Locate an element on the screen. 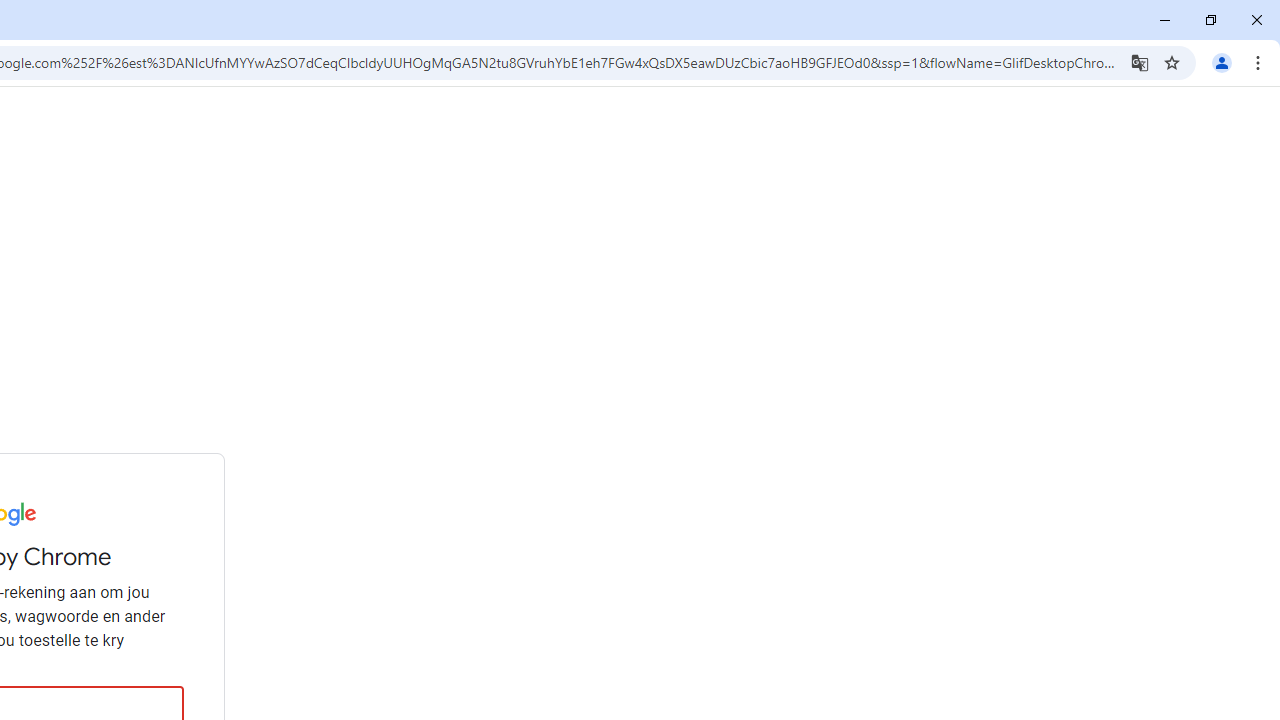  'Translate this page' is located at coordinates (1139, 61).